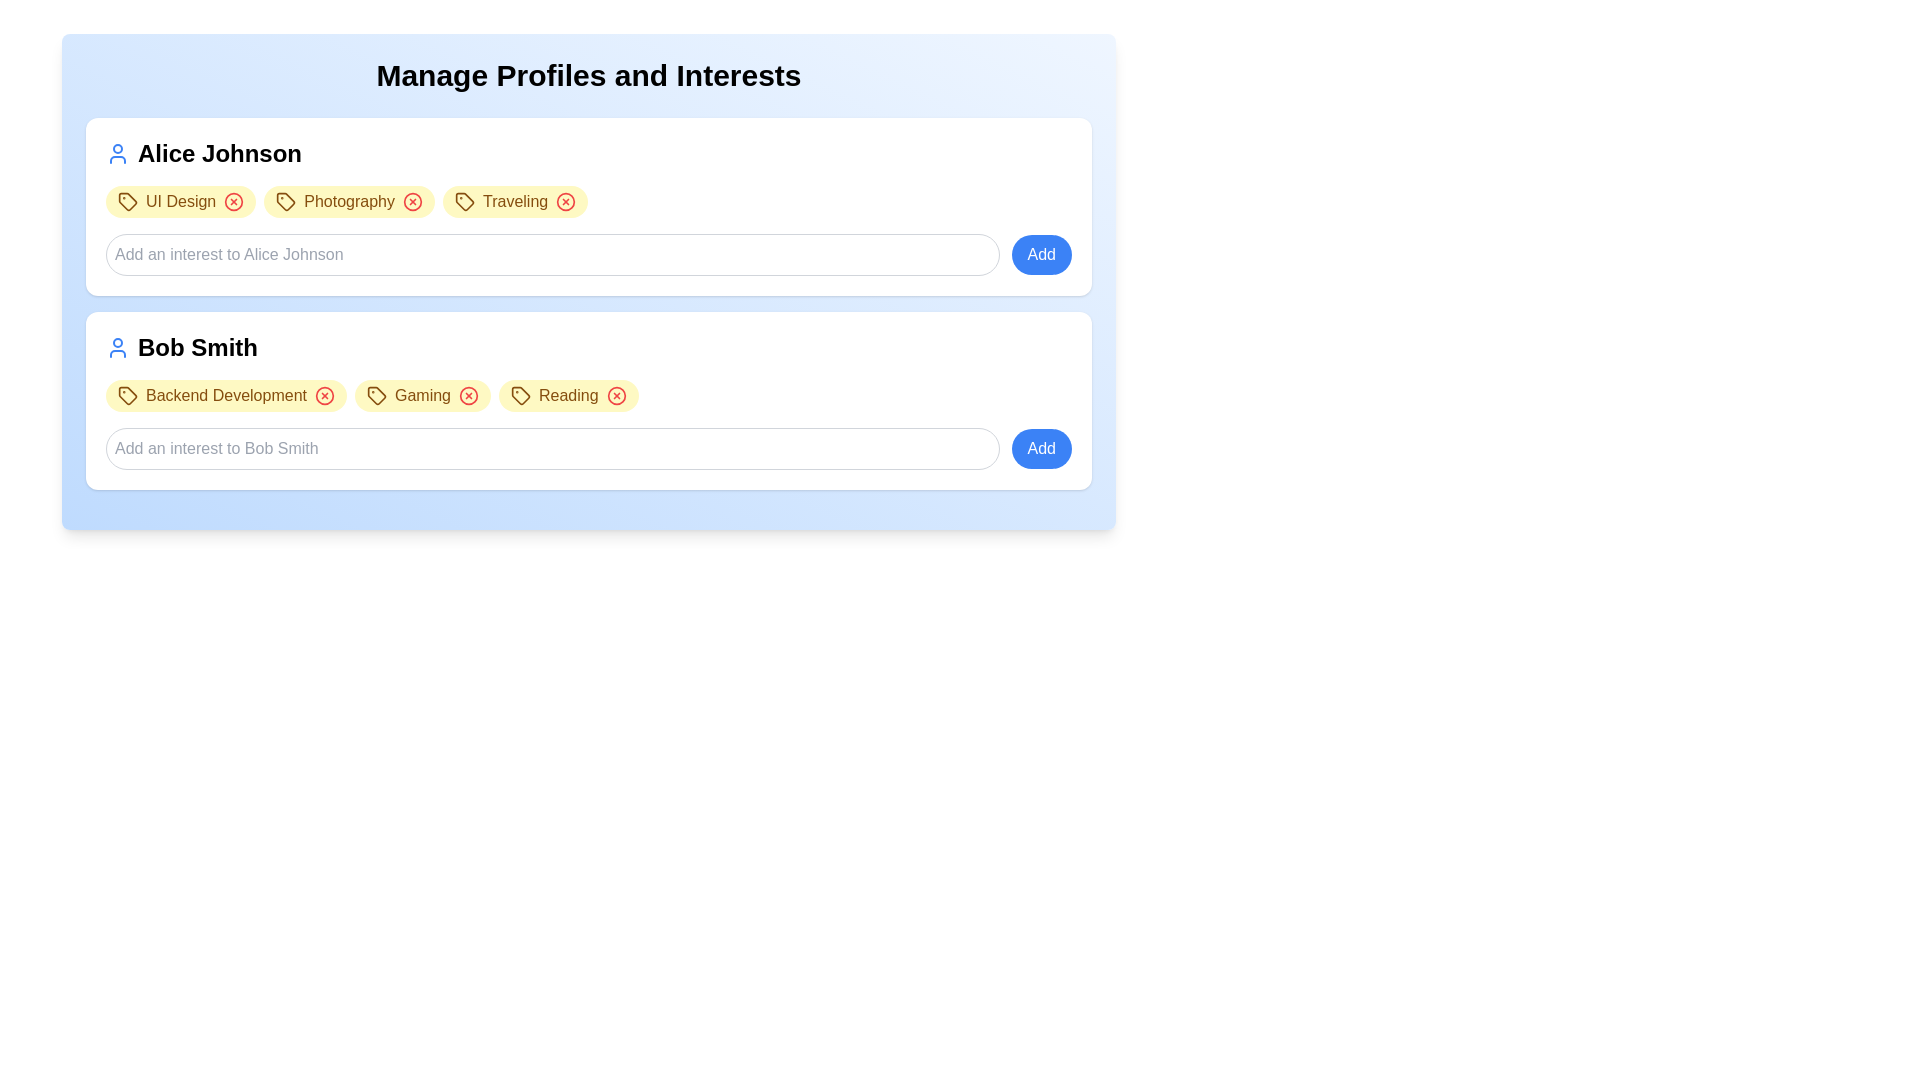 The height and width of the screenshot is (1080, 1920). What do you see at coordinates (515, 201) in the screenshot?
I see `the removable tag element that represents an interest or category, located under the 'Alice Johnson' section, positioned between the 'Photography' button and the text input field` at bounding box center [515, 201].